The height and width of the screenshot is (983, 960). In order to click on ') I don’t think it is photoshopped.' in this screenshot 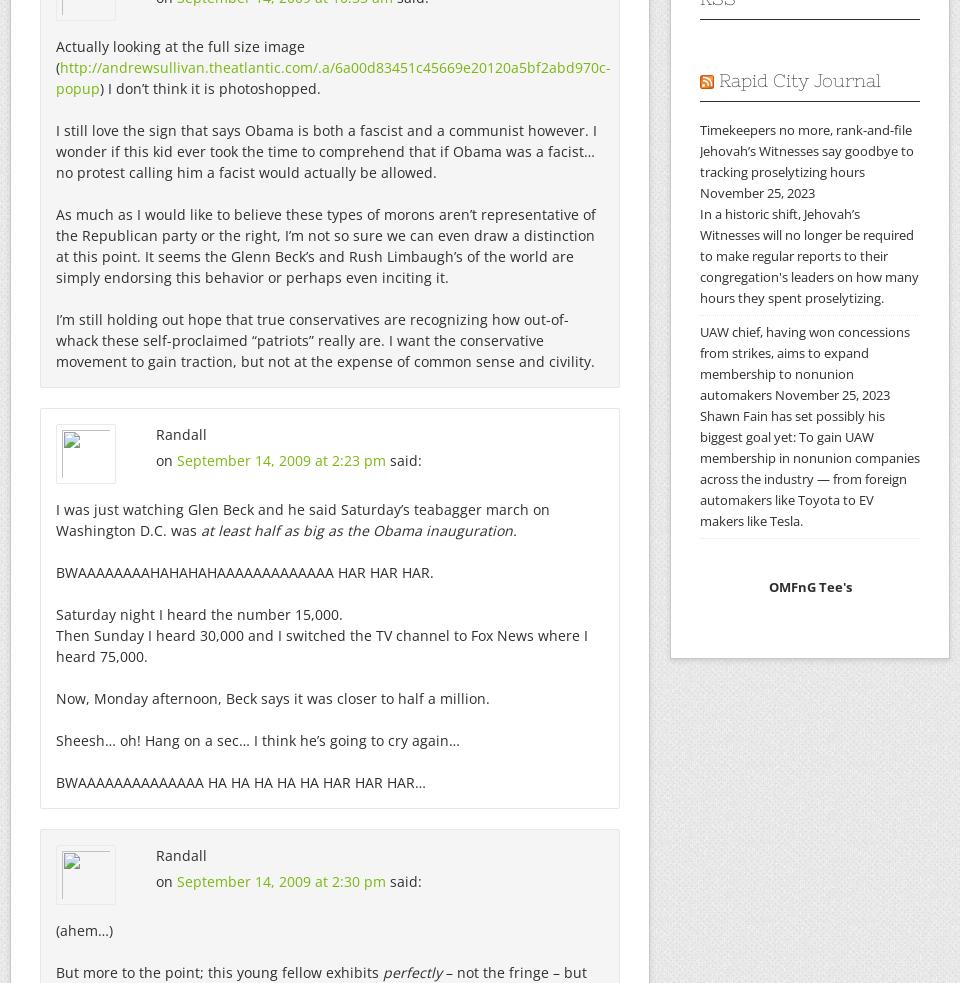, I will do `click(210, 87)`.